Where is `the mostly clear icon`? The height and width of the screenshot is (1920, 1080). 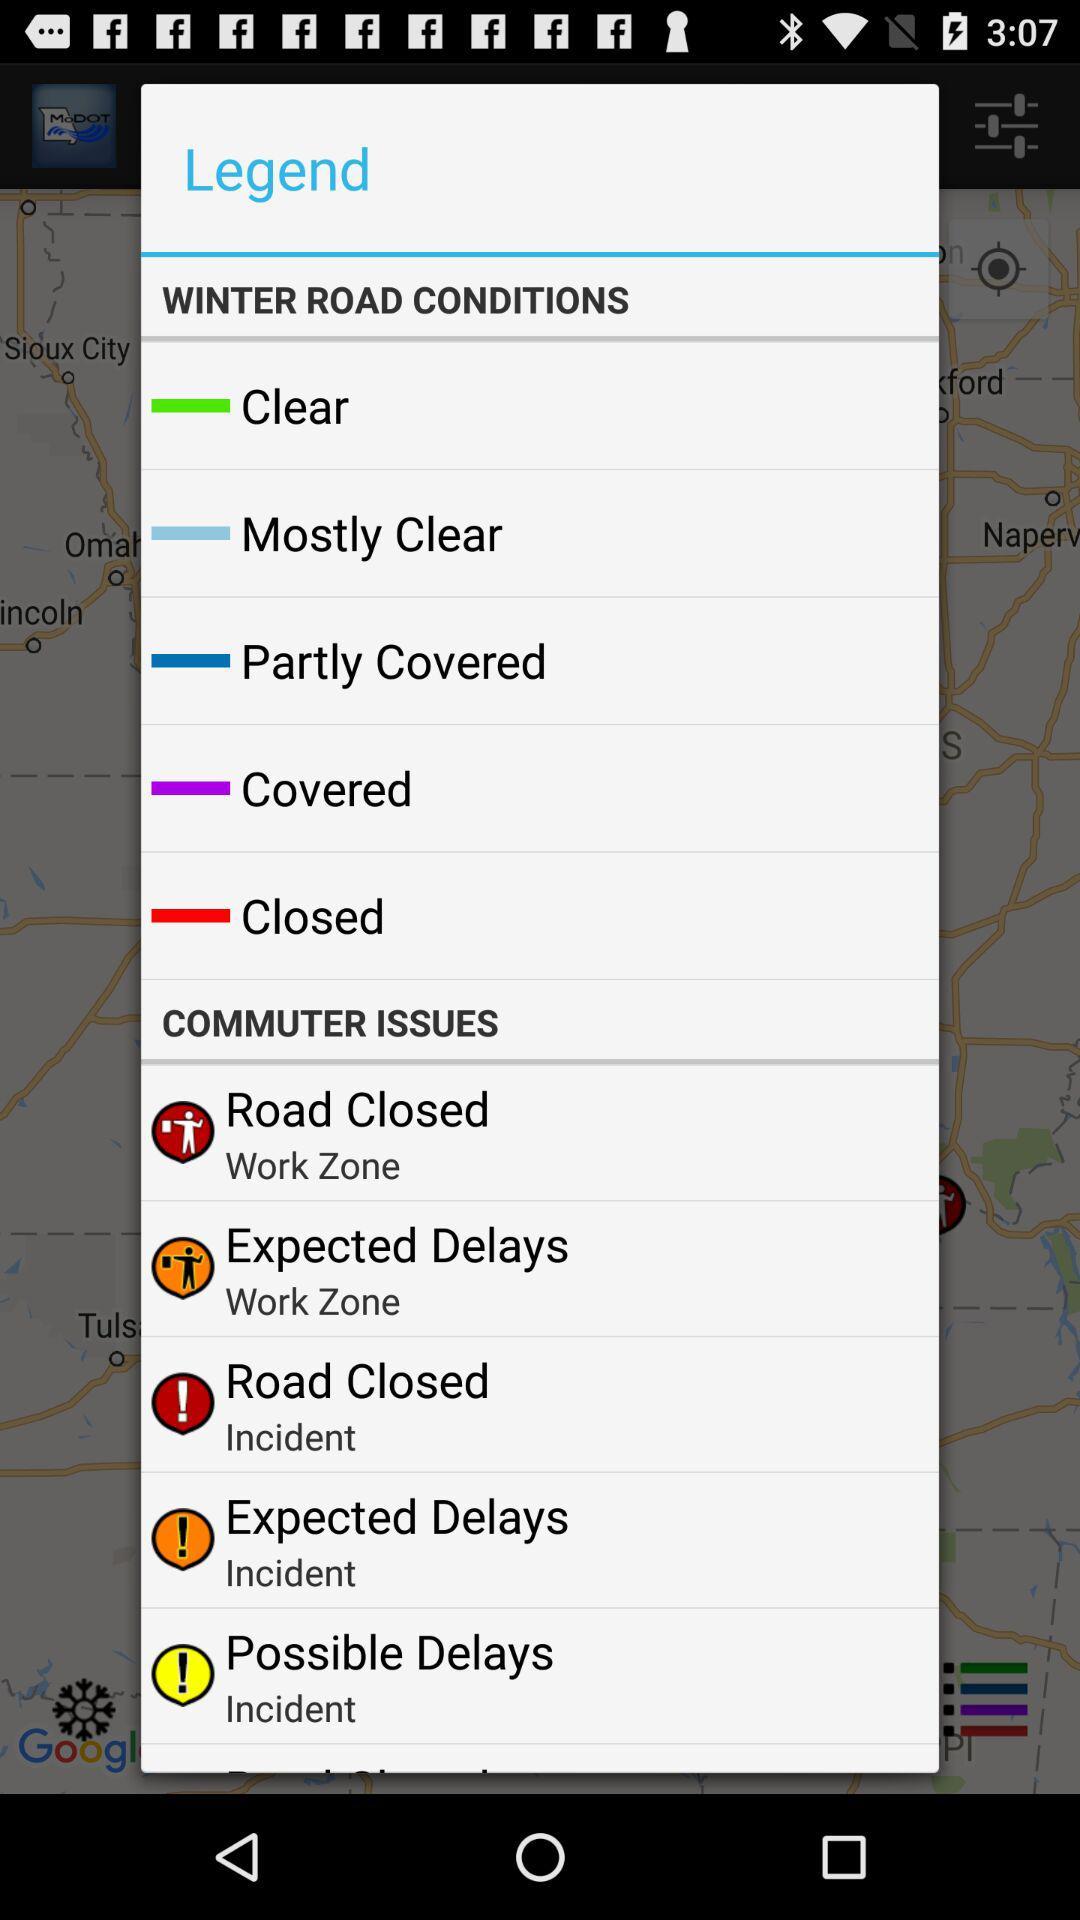
the mostly clear icon is located at coordinates (371, 532).